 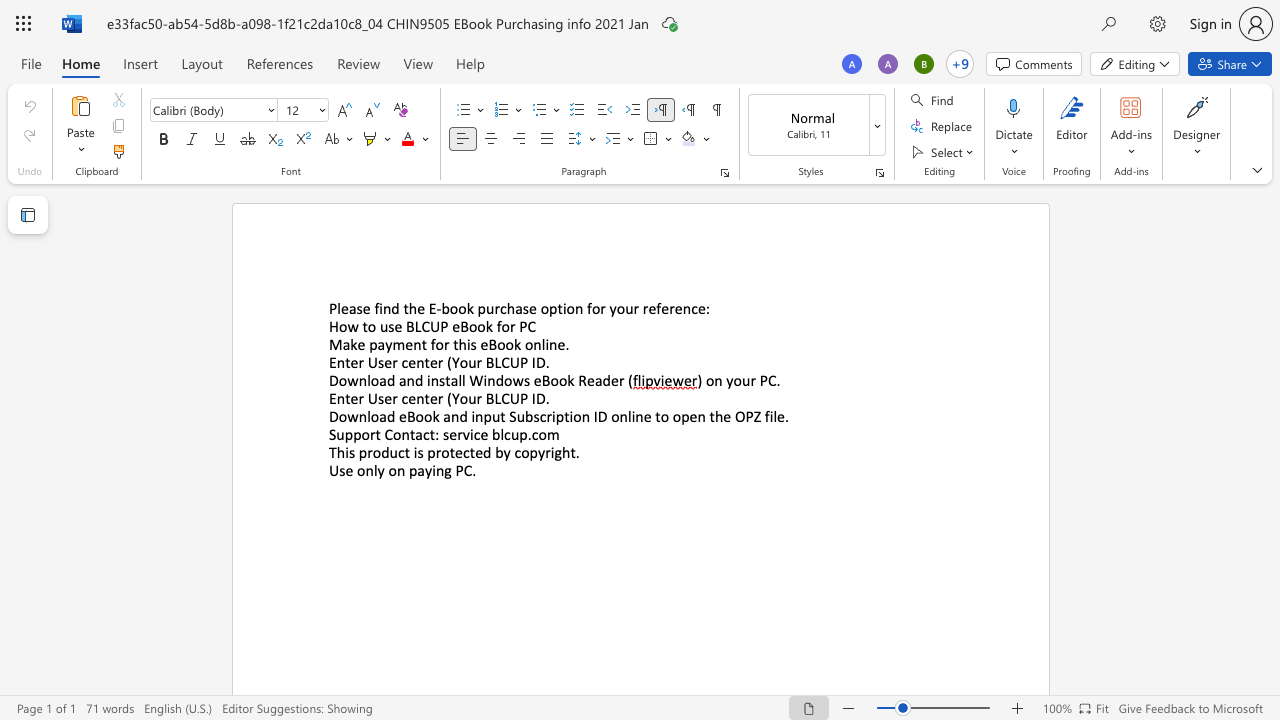 I want to click on the space between the continuous character "a" and "n" in the text, so click(x=450, y=415).